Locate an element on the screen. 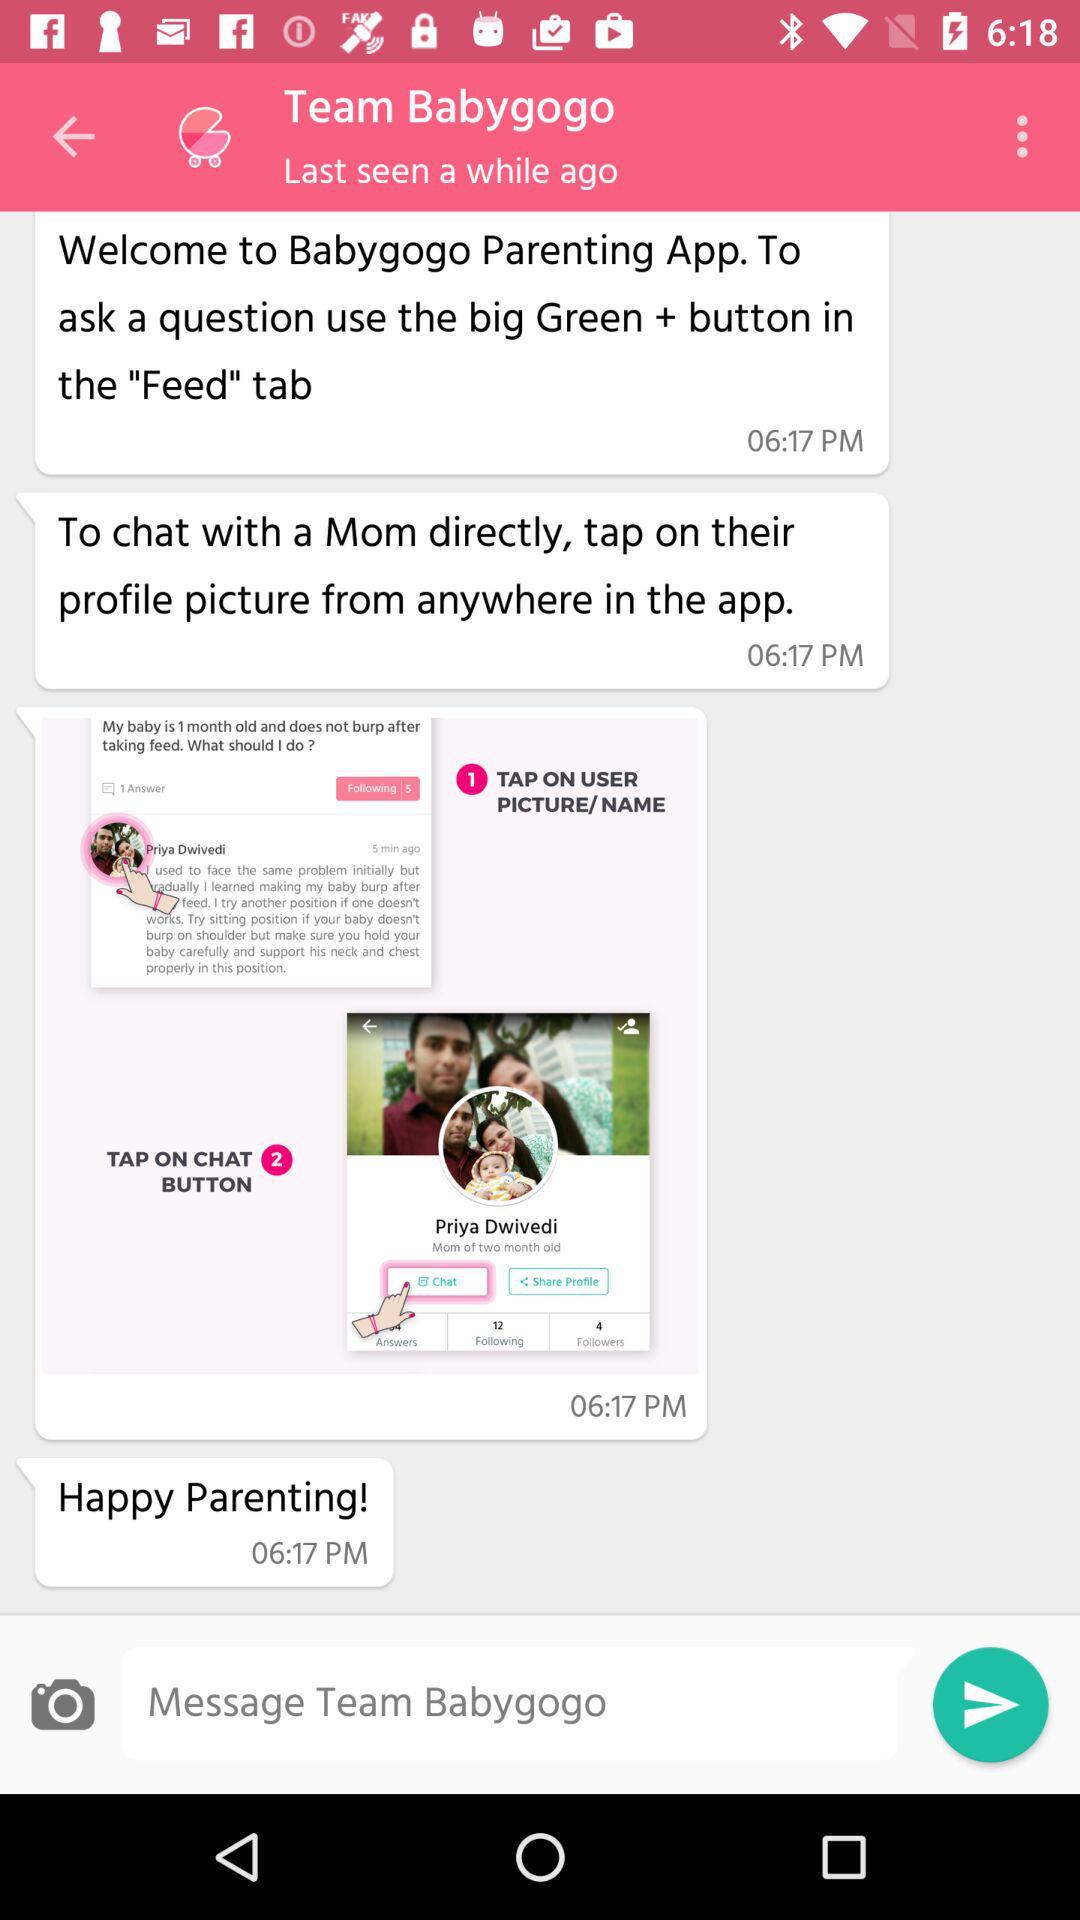  last seen a item is located at coordinates (451, 173).